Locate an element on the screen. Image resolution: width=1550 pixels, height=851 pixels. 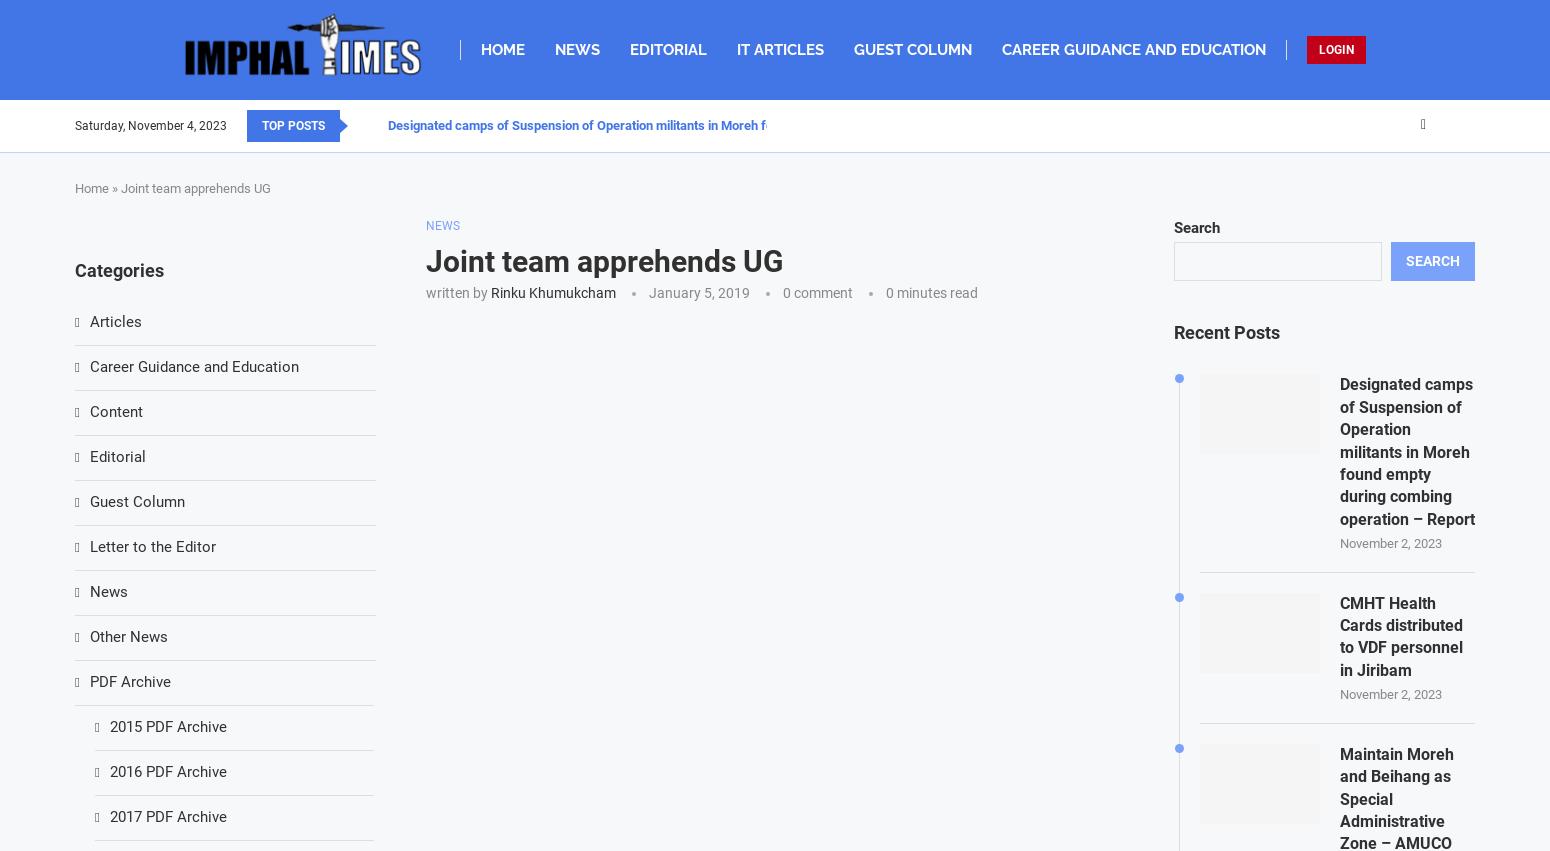
'Letter to the Editor' is located at coordinates (152, 546).